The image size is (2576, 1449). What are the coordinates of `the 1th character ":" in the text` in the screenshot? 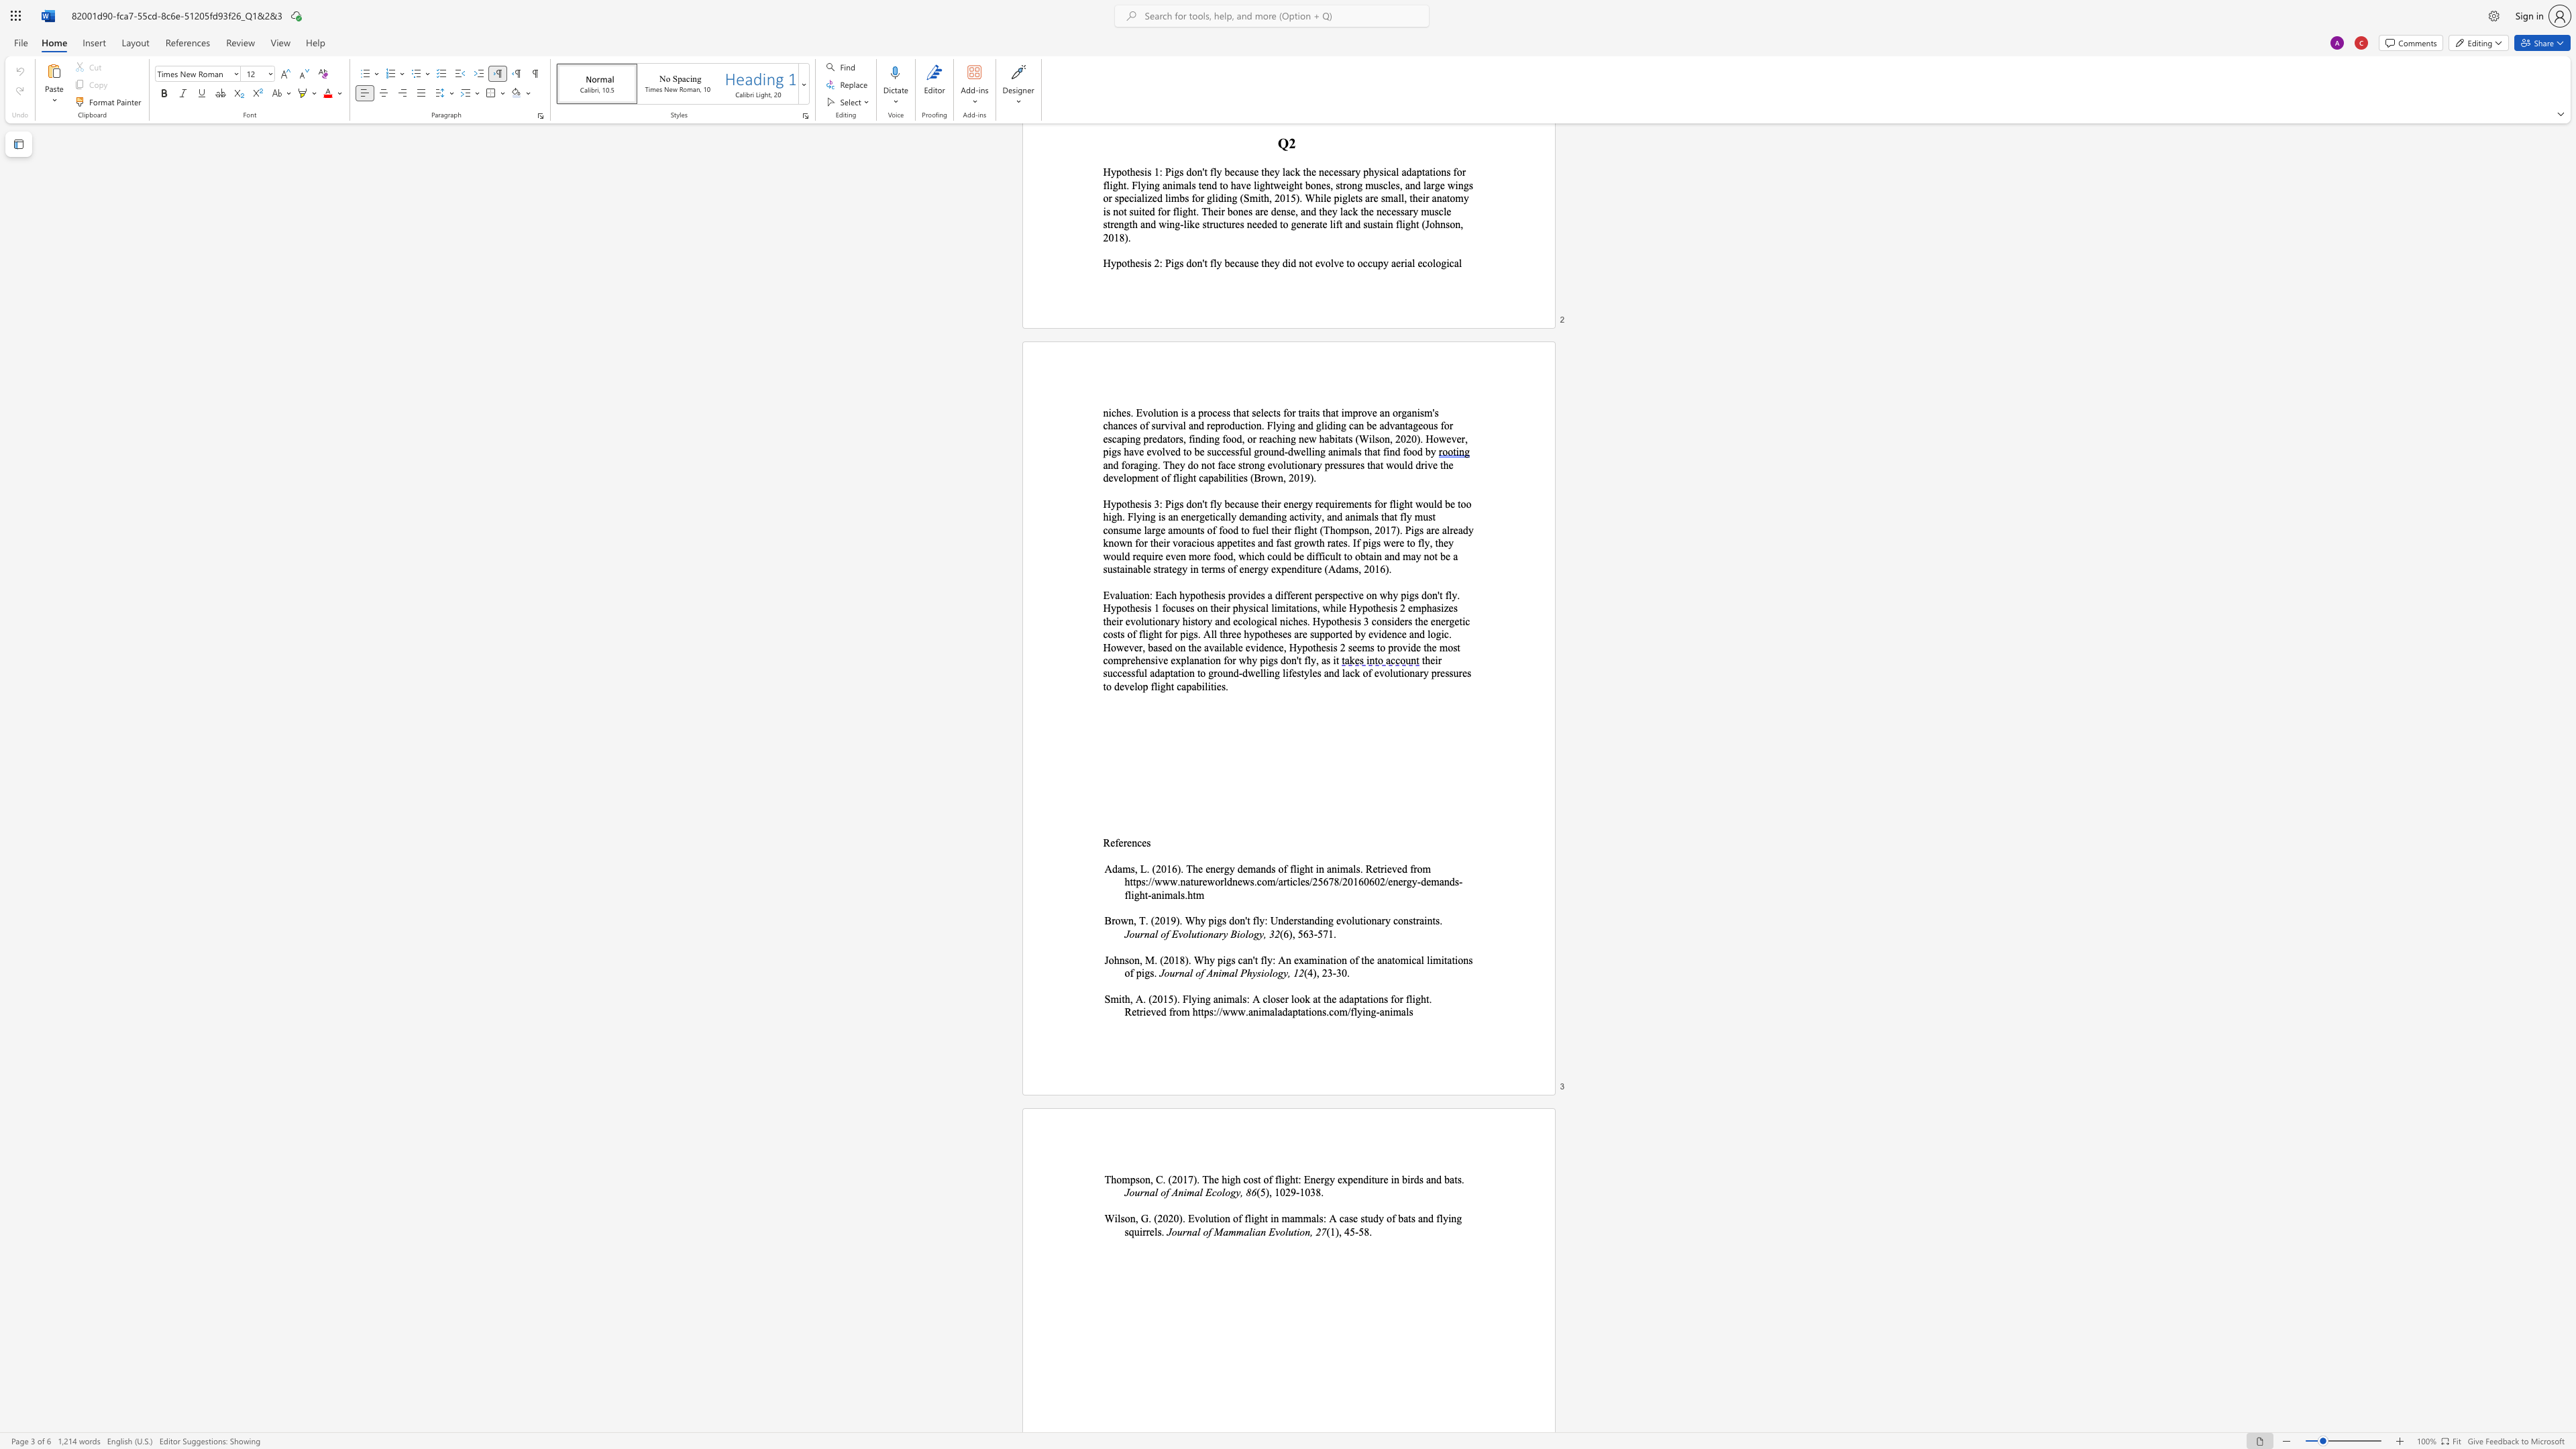 It's located at (1324, 1218).